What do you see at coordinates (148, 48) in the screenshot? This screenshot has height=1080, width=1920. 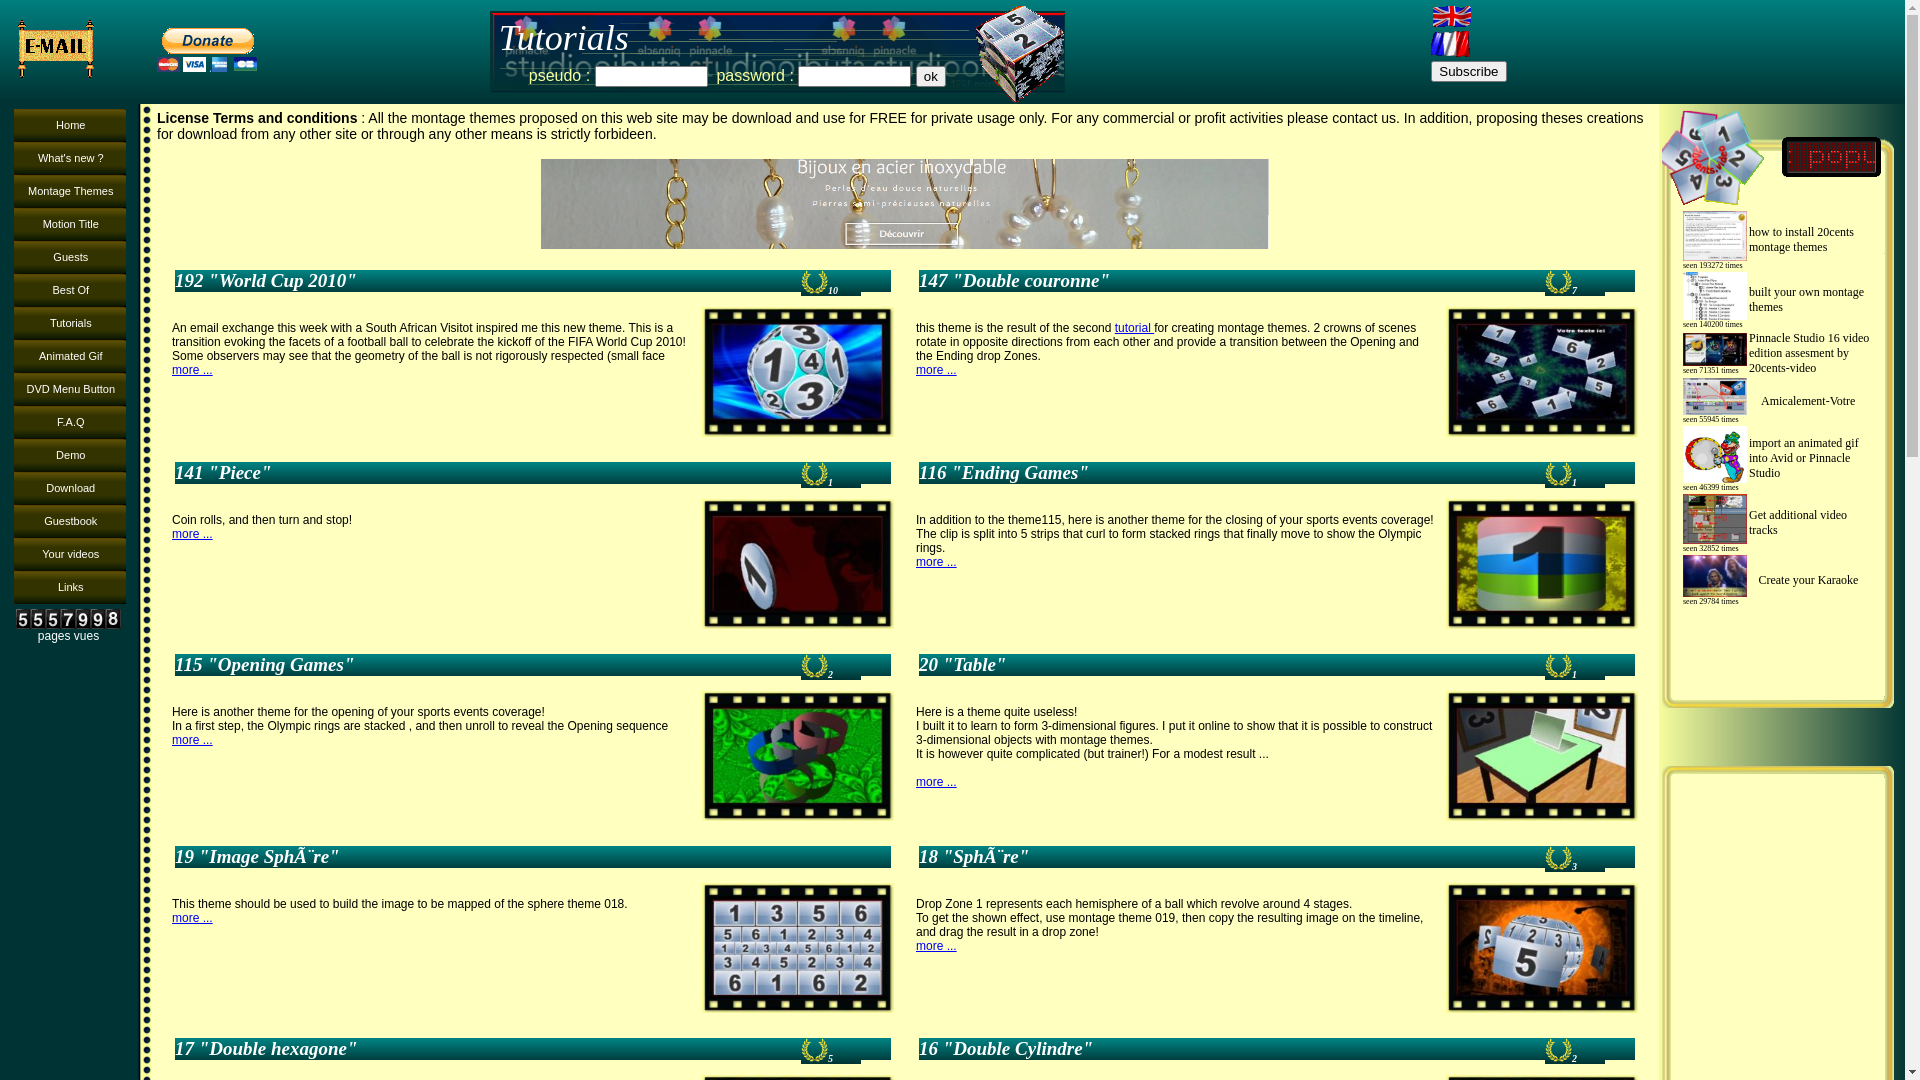 I see `'Donate'` at bounding box center [148, 48].